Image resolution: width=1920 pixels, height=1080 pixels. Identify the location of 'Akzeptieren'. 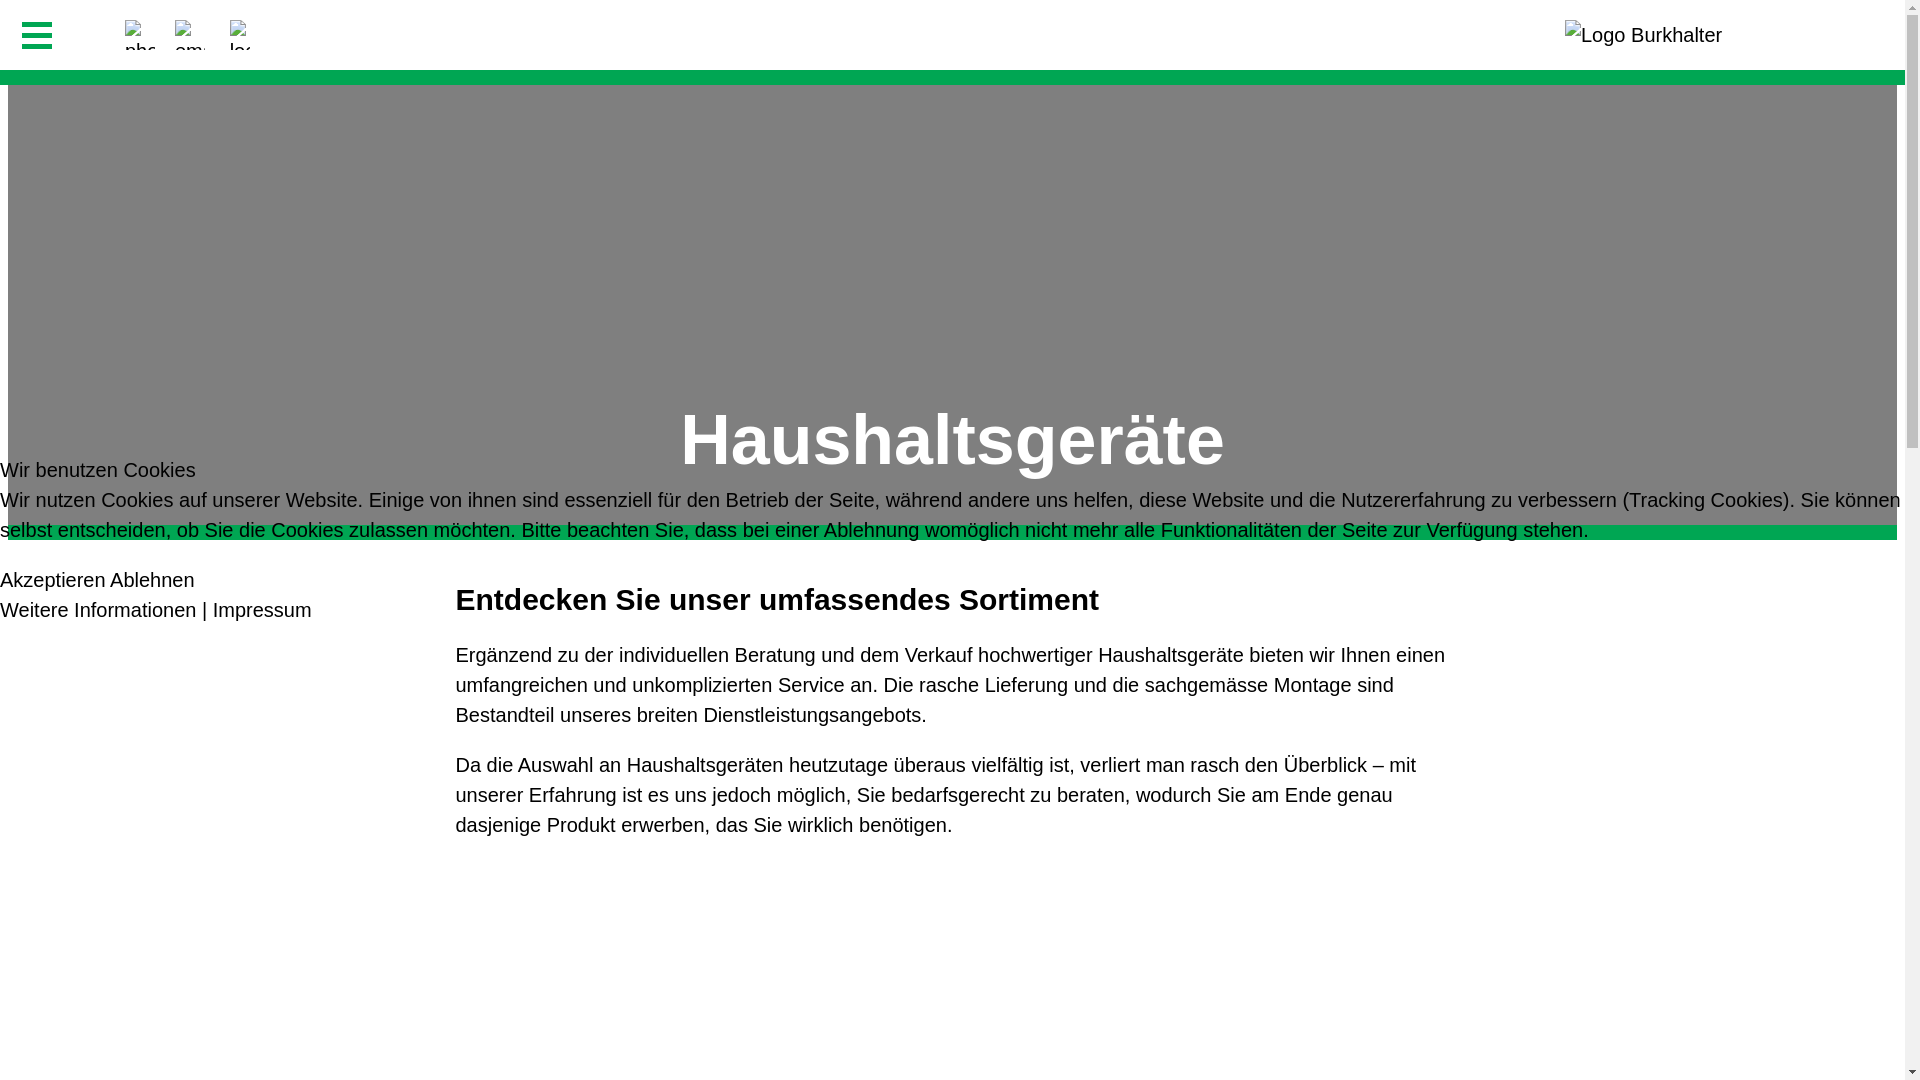
(52, 579).